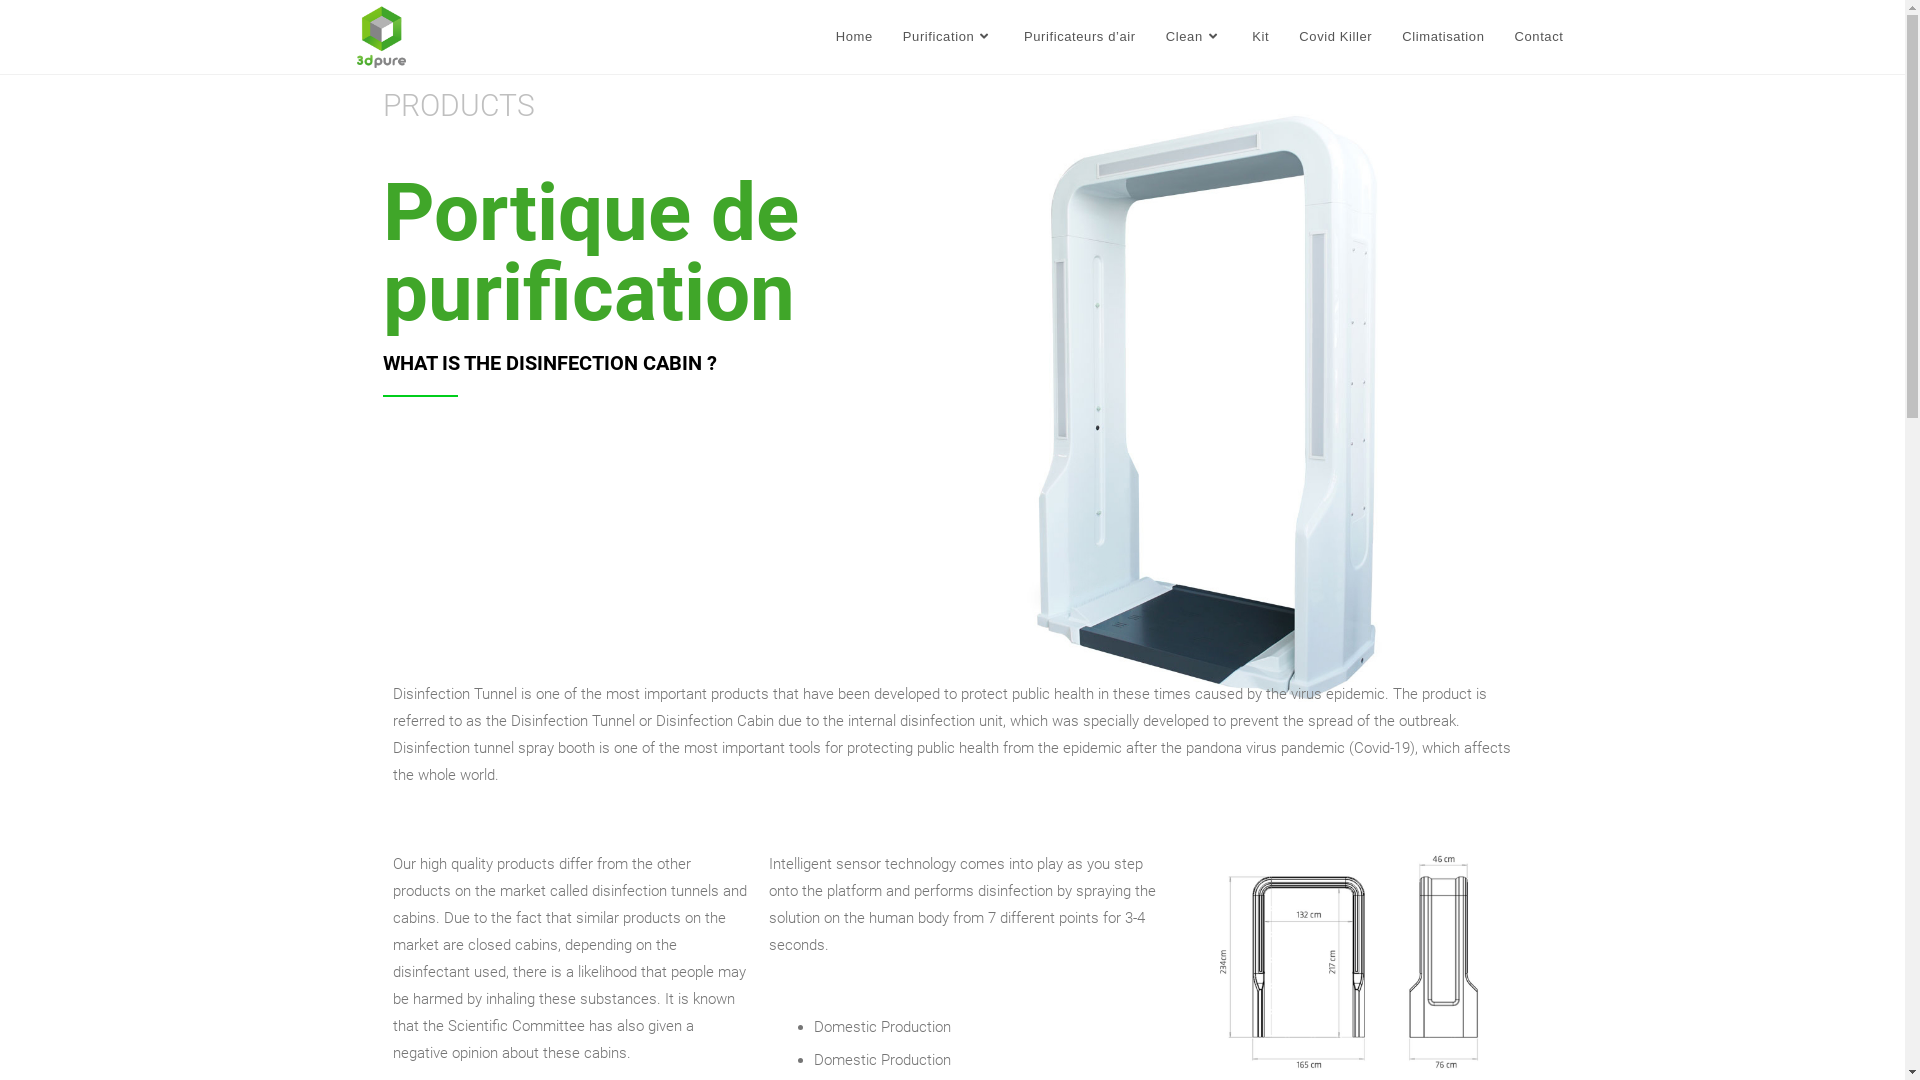 The width and height of the screenshot is (1920, 1080). I want to click on 'Covid Killer', so click(1335, 37).